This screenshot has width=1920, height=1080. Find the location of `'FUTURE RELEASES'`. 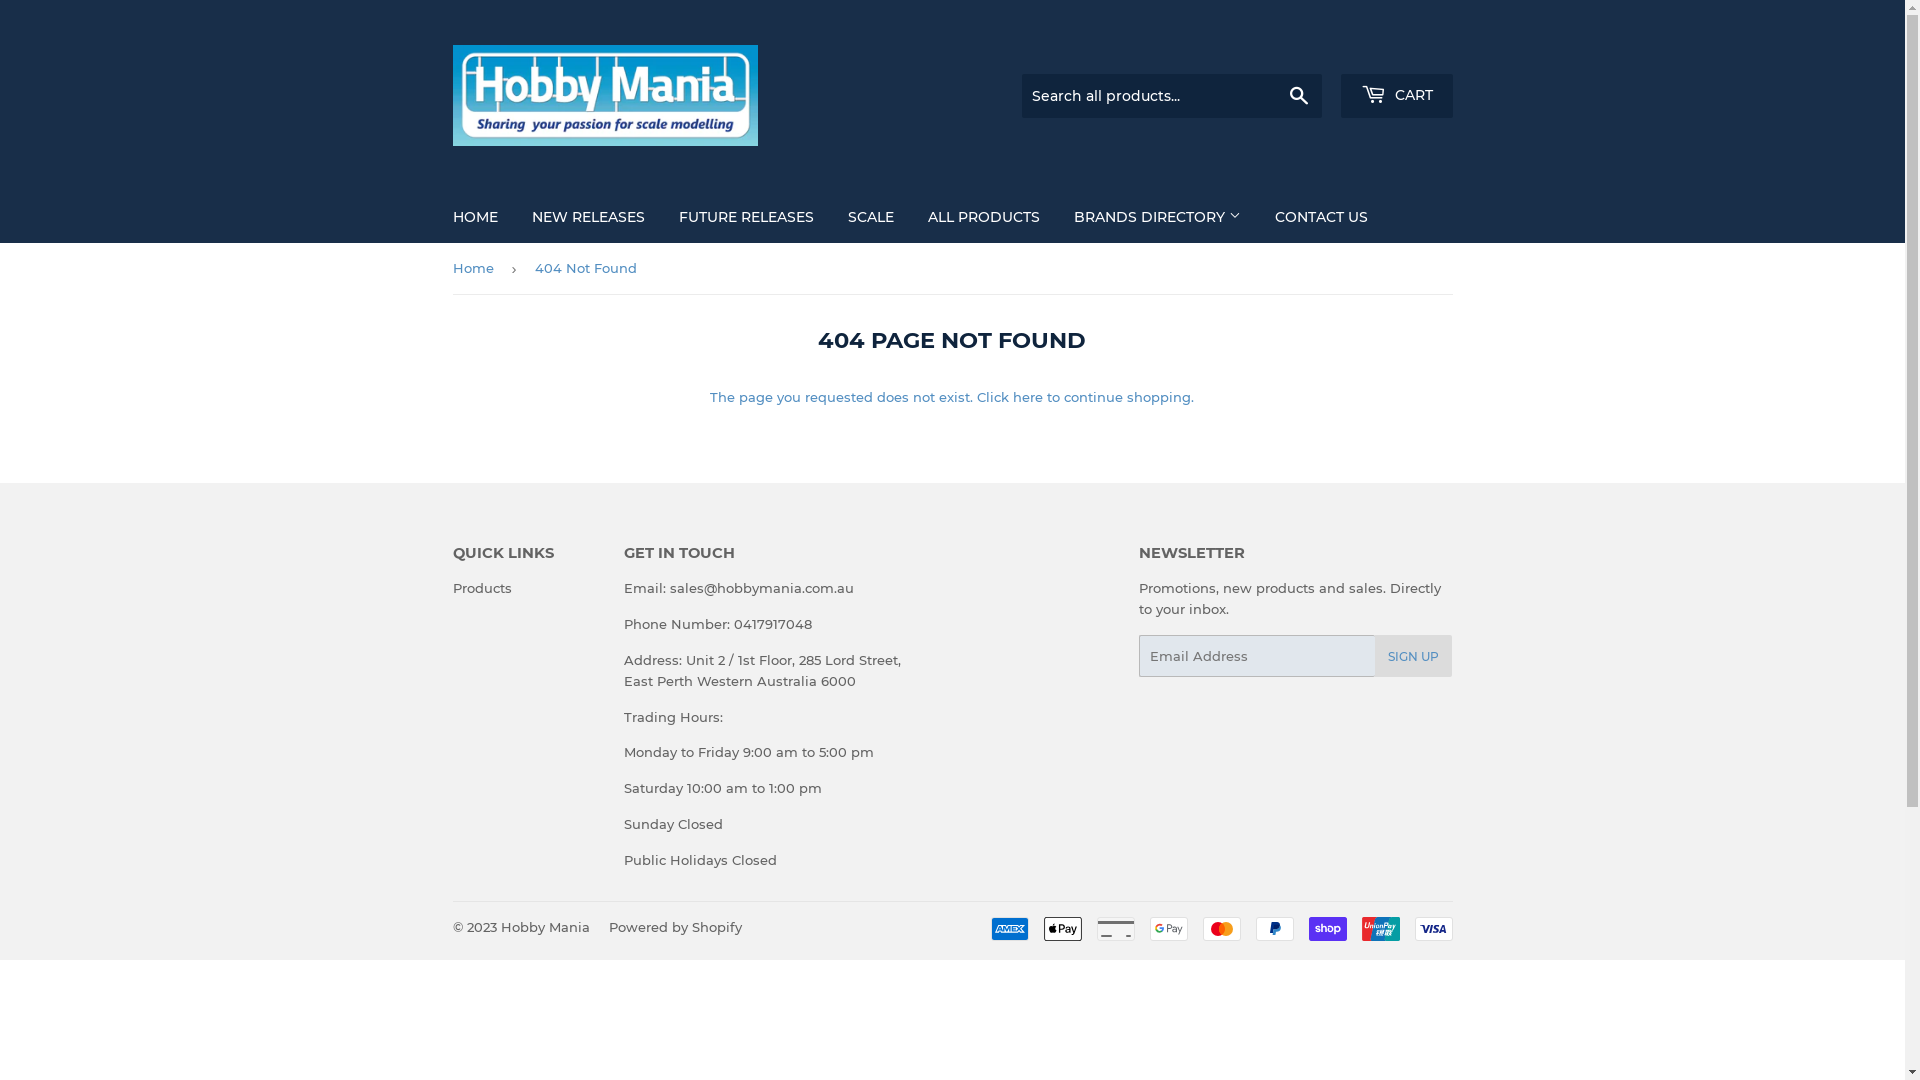

'FUTURE RELEASES' is located at coordinates (745, 216).